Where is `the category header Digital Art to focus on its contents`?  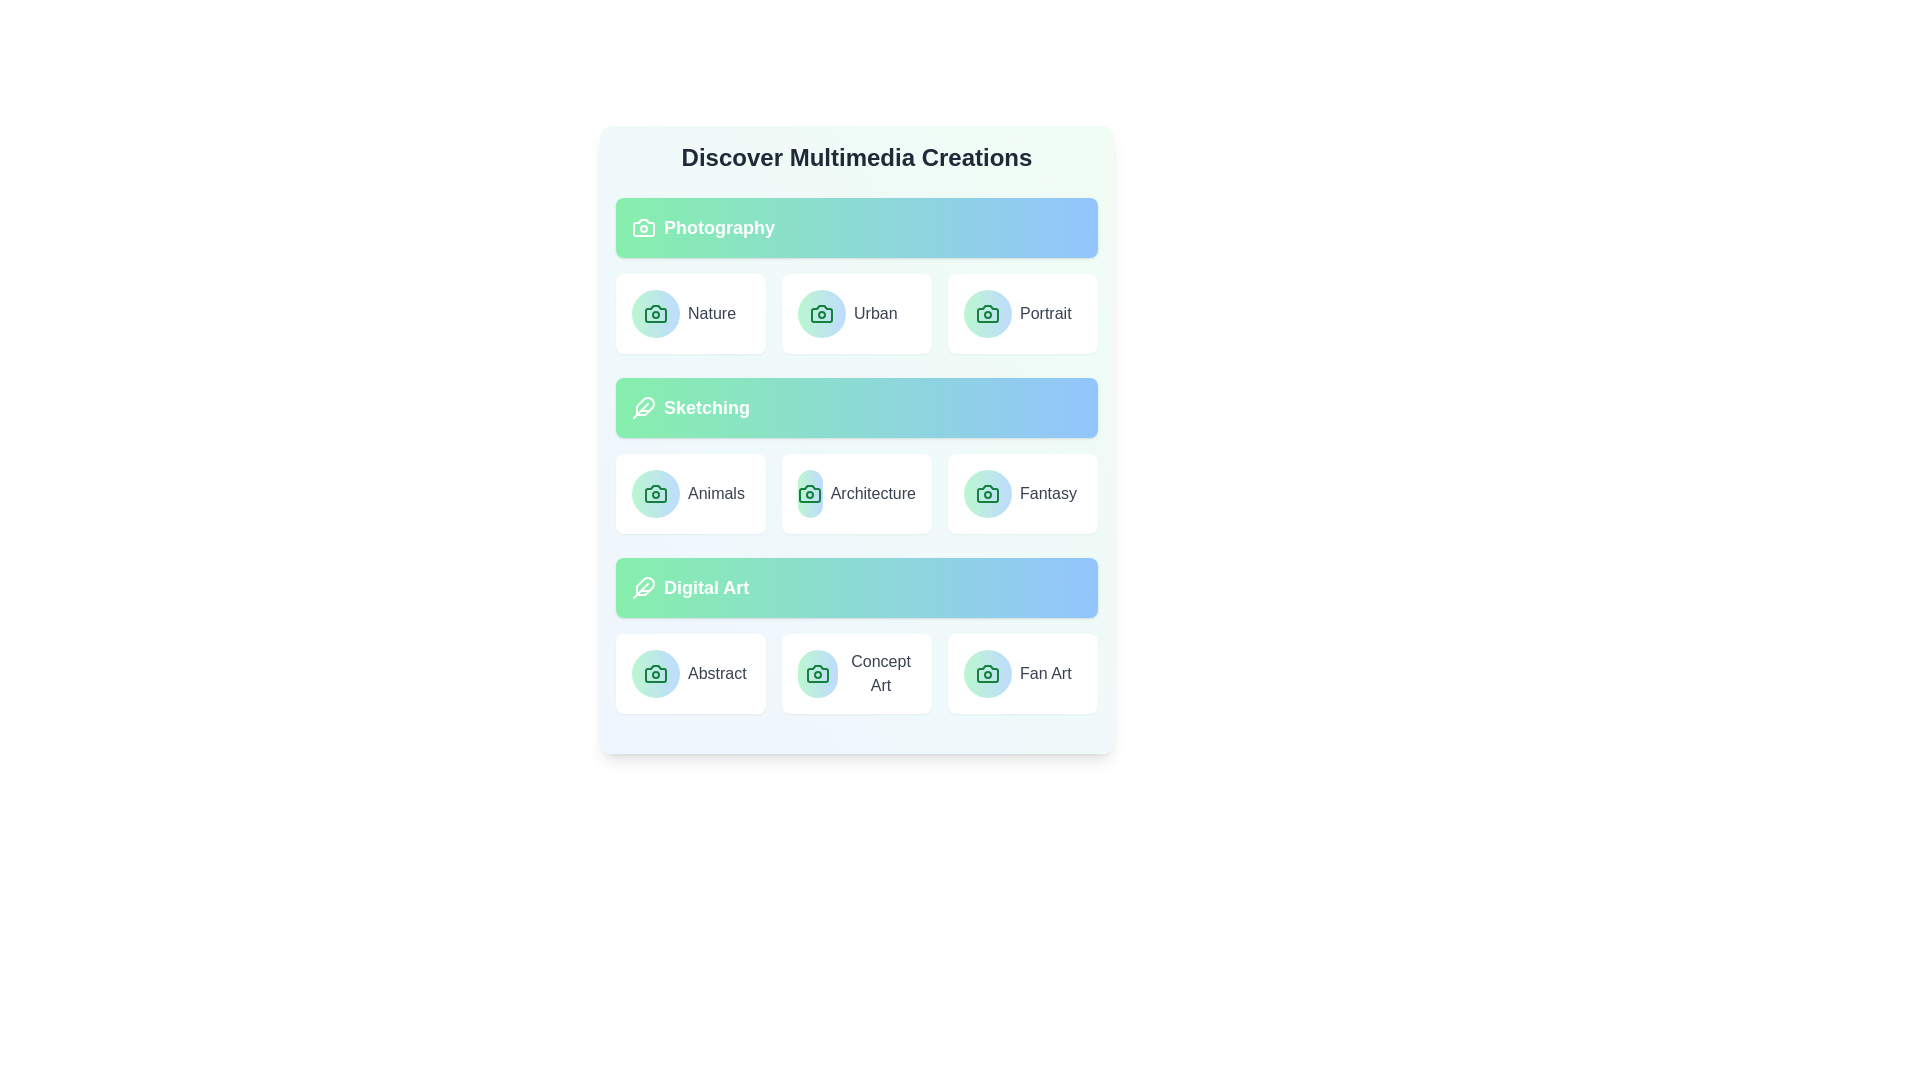 the category header Digital Art to focus on its contents is located at coordinates (857, 586).